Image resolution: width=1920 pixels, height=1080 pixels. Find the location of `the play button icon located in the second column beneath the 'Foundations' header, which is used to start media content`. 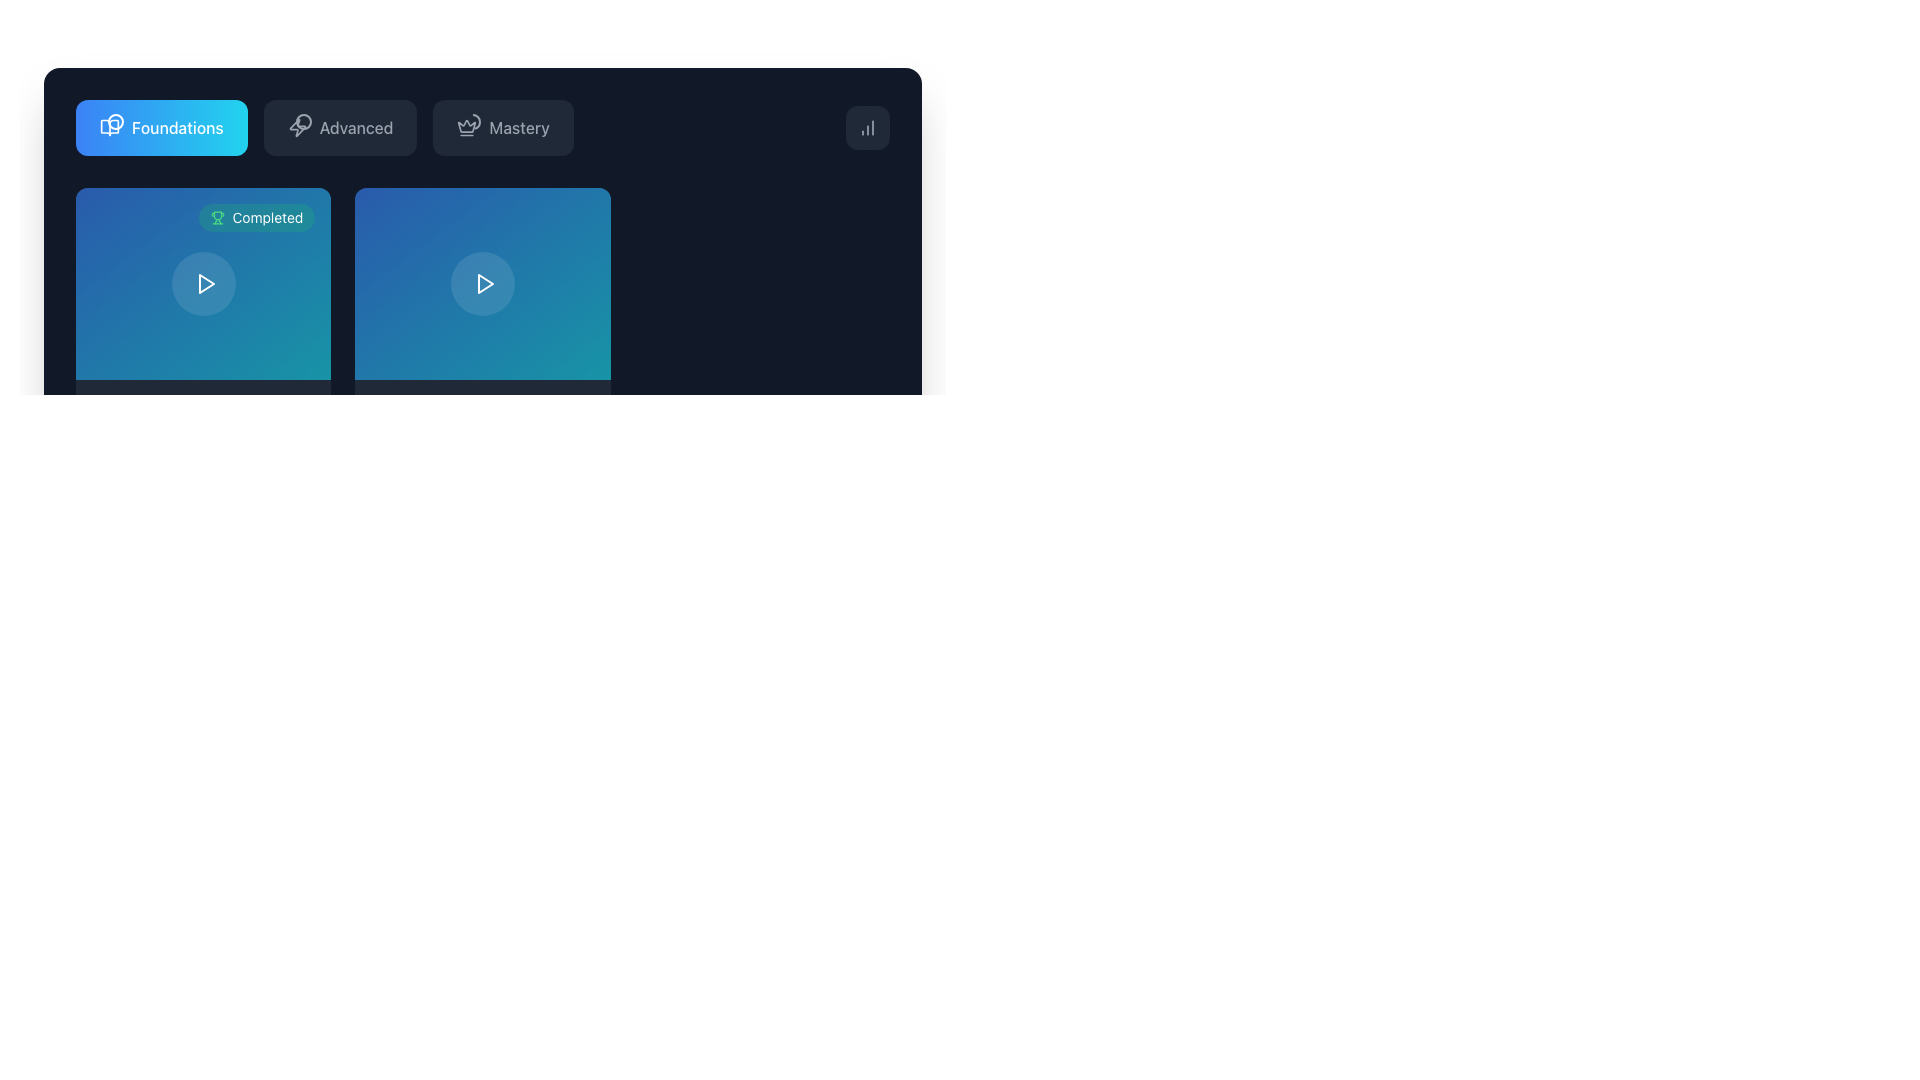

the play button icon located in the second column beneath the 'Foundations' header, which is used to start media content is located at coordinates (485, 284).